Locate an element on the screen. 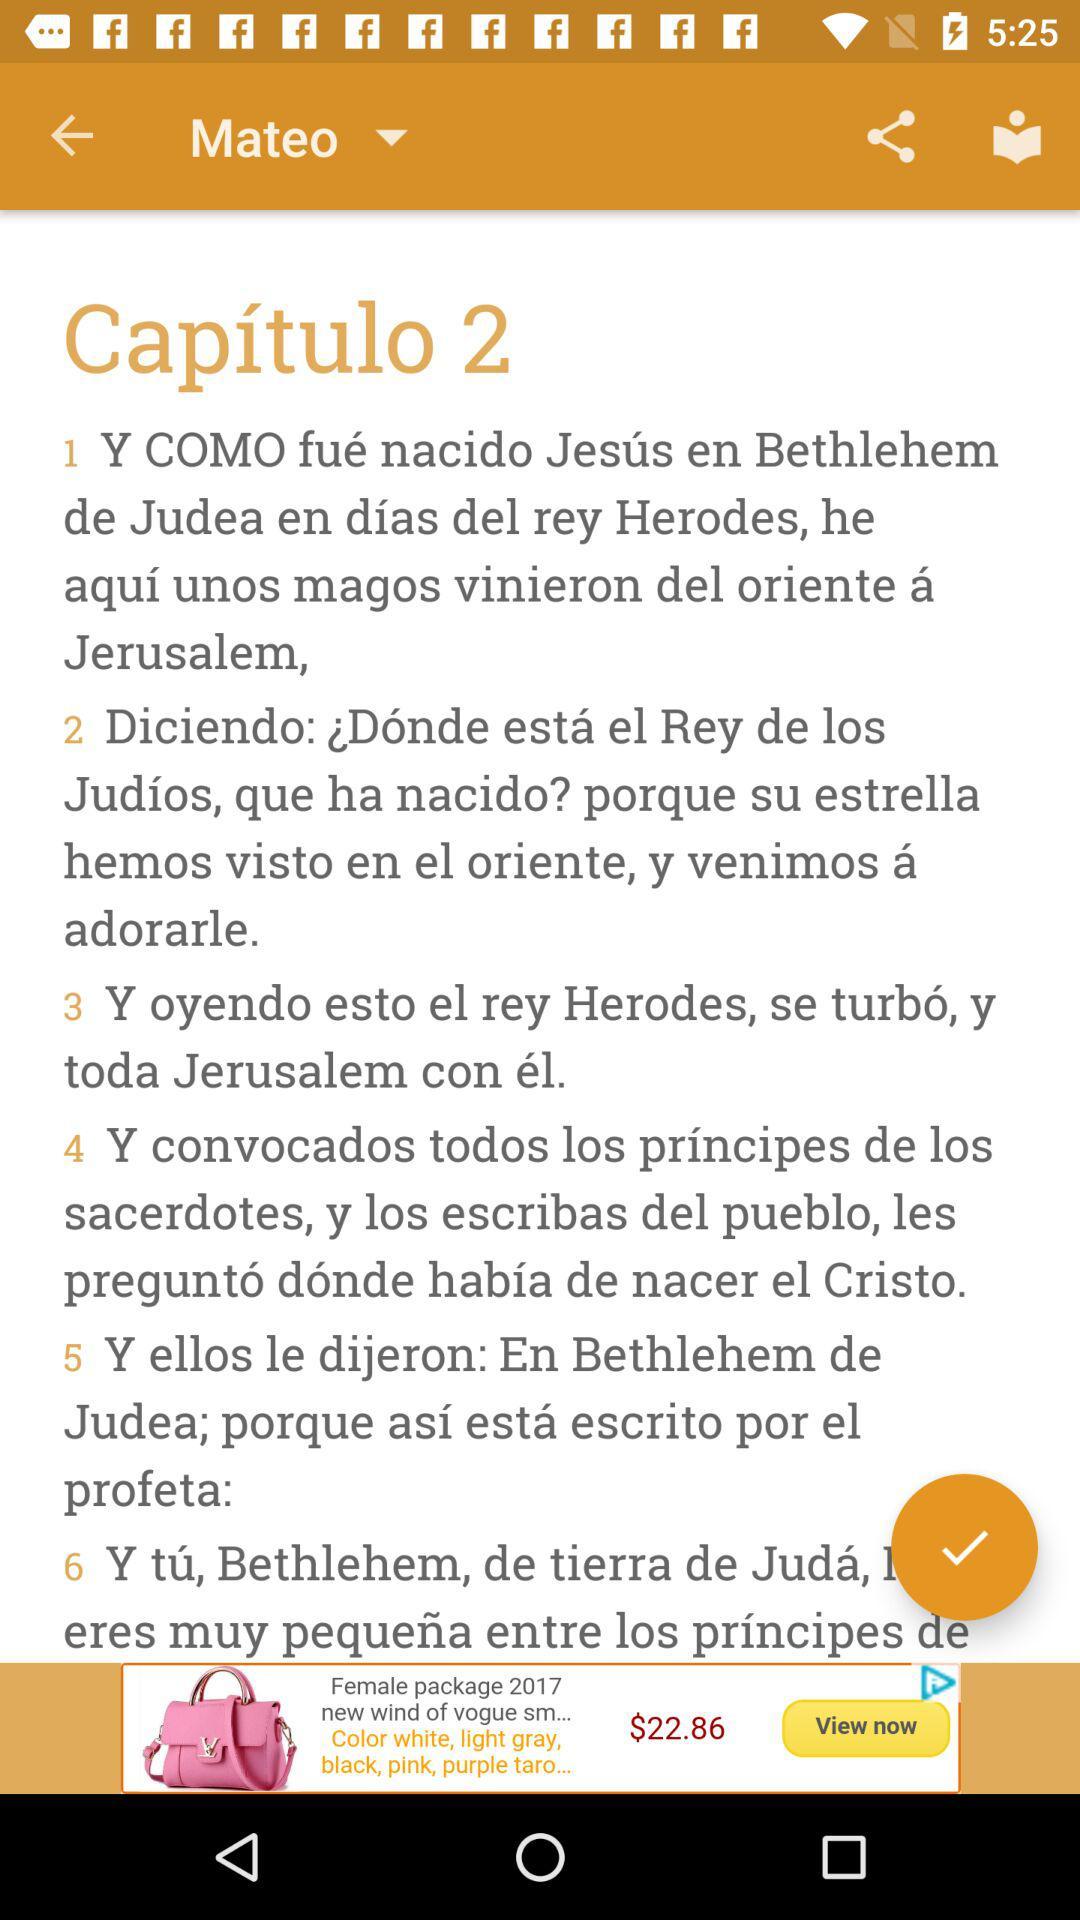 This screenshot has height=1920, width=1080. icon at the bottom right corner is located at coordinates (963, 1546).